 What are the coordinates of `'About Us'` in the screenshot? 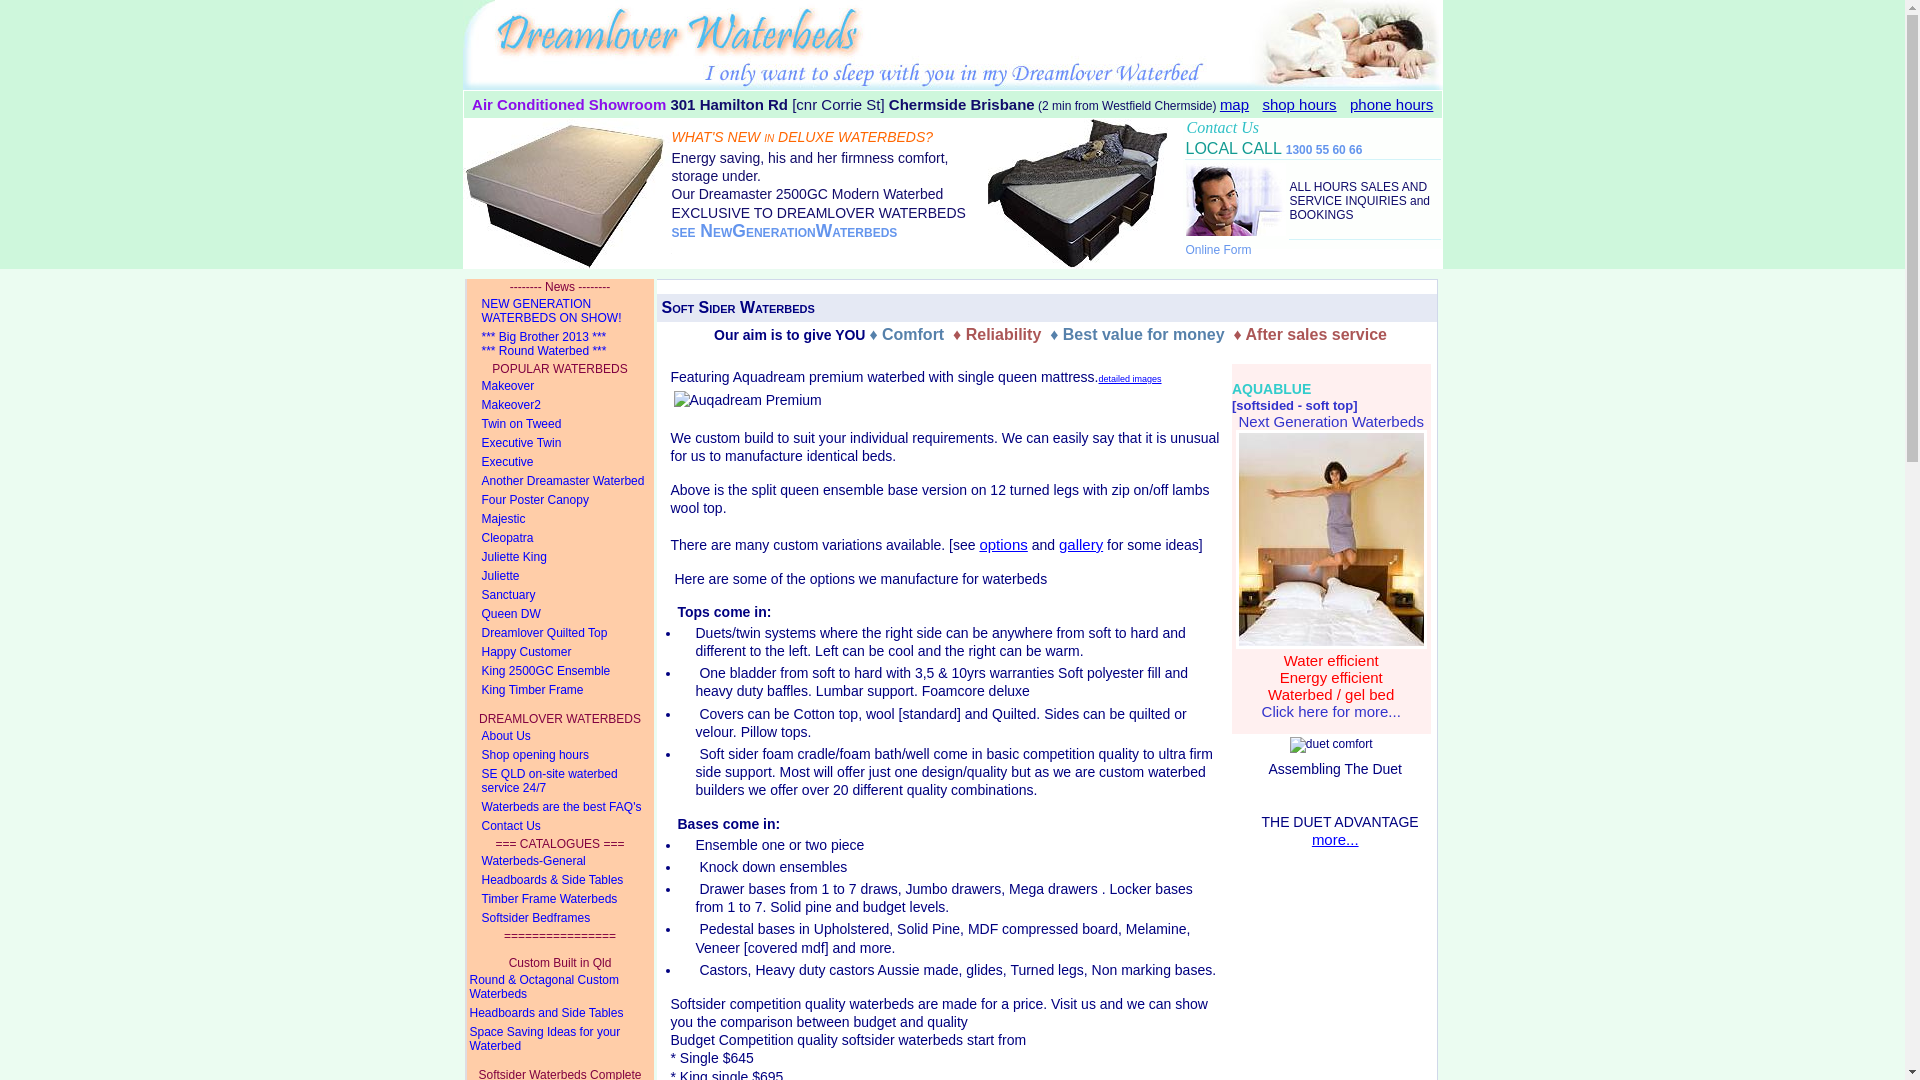 It's located at (464, 736).